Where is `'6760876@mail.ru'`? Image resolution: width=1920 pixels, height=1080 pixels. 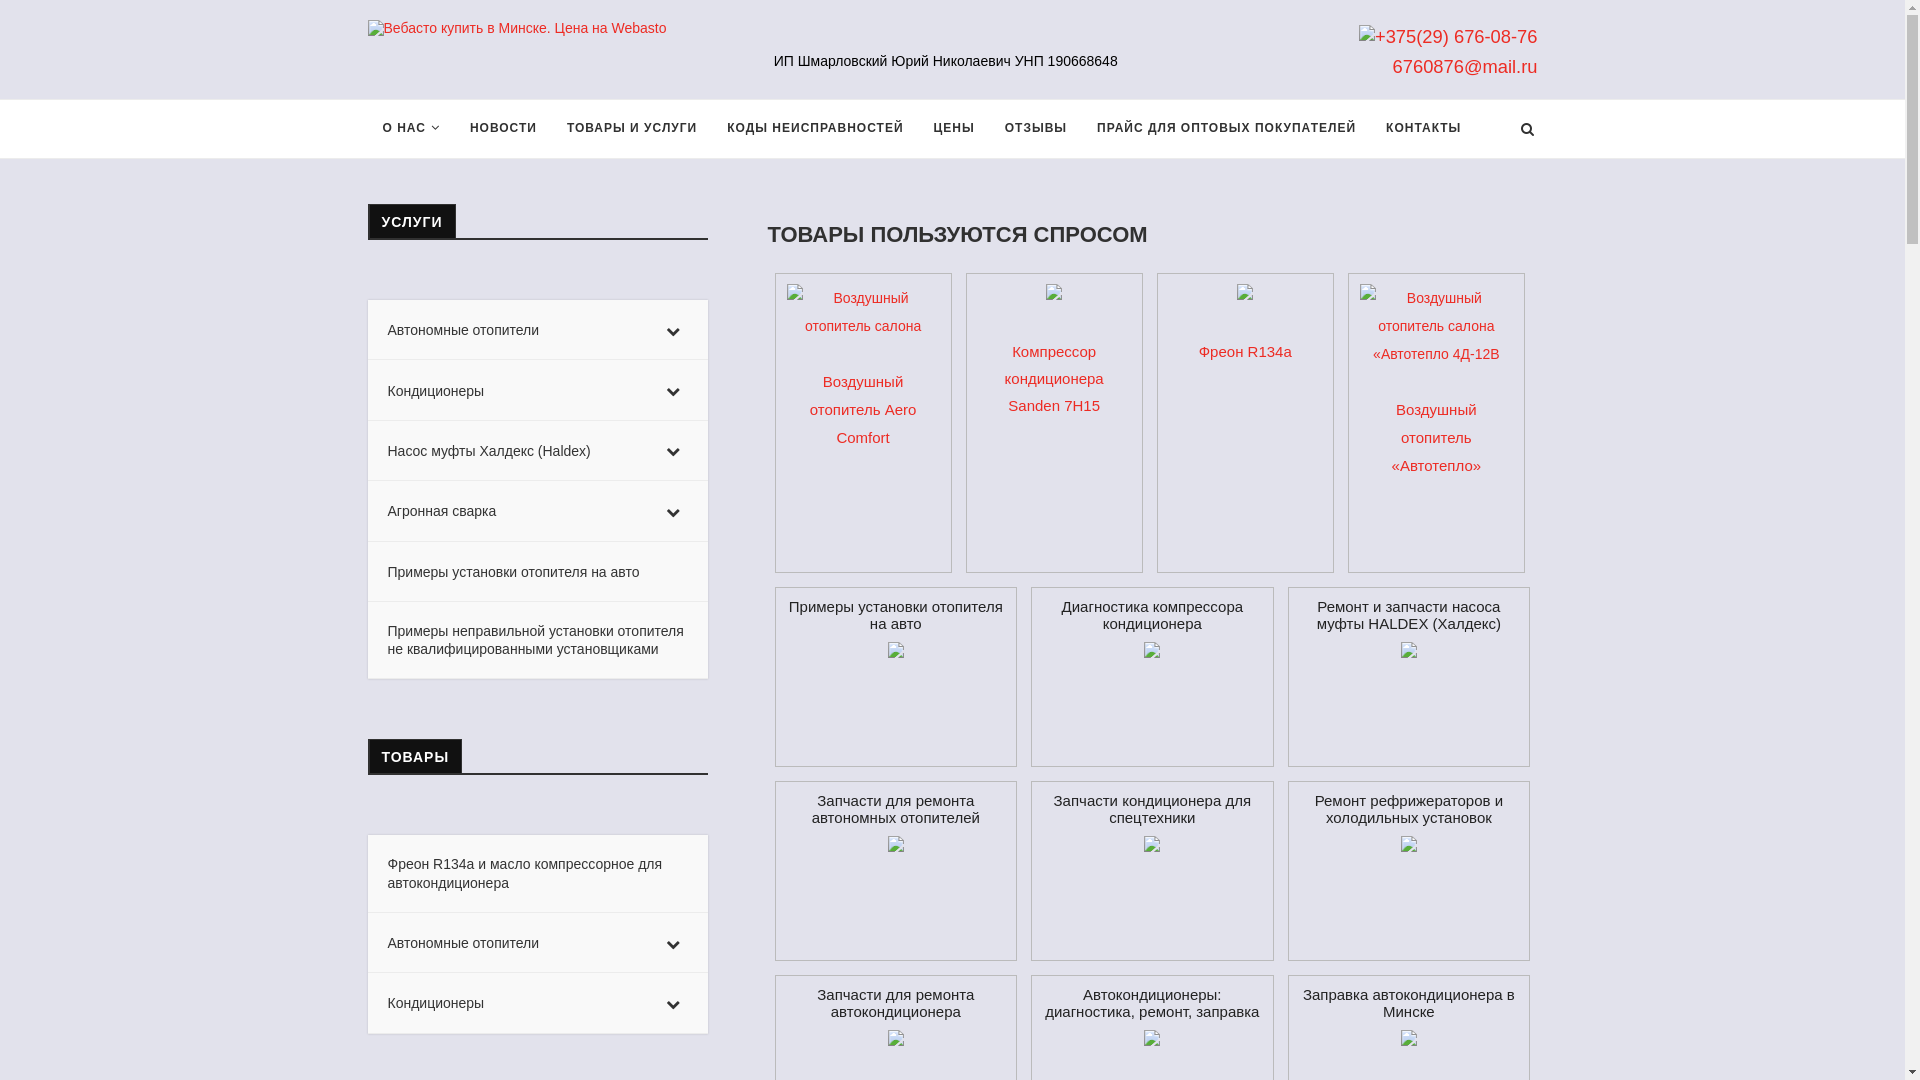
'6760876@mail.ru' is located at coordinates (1465, 65).